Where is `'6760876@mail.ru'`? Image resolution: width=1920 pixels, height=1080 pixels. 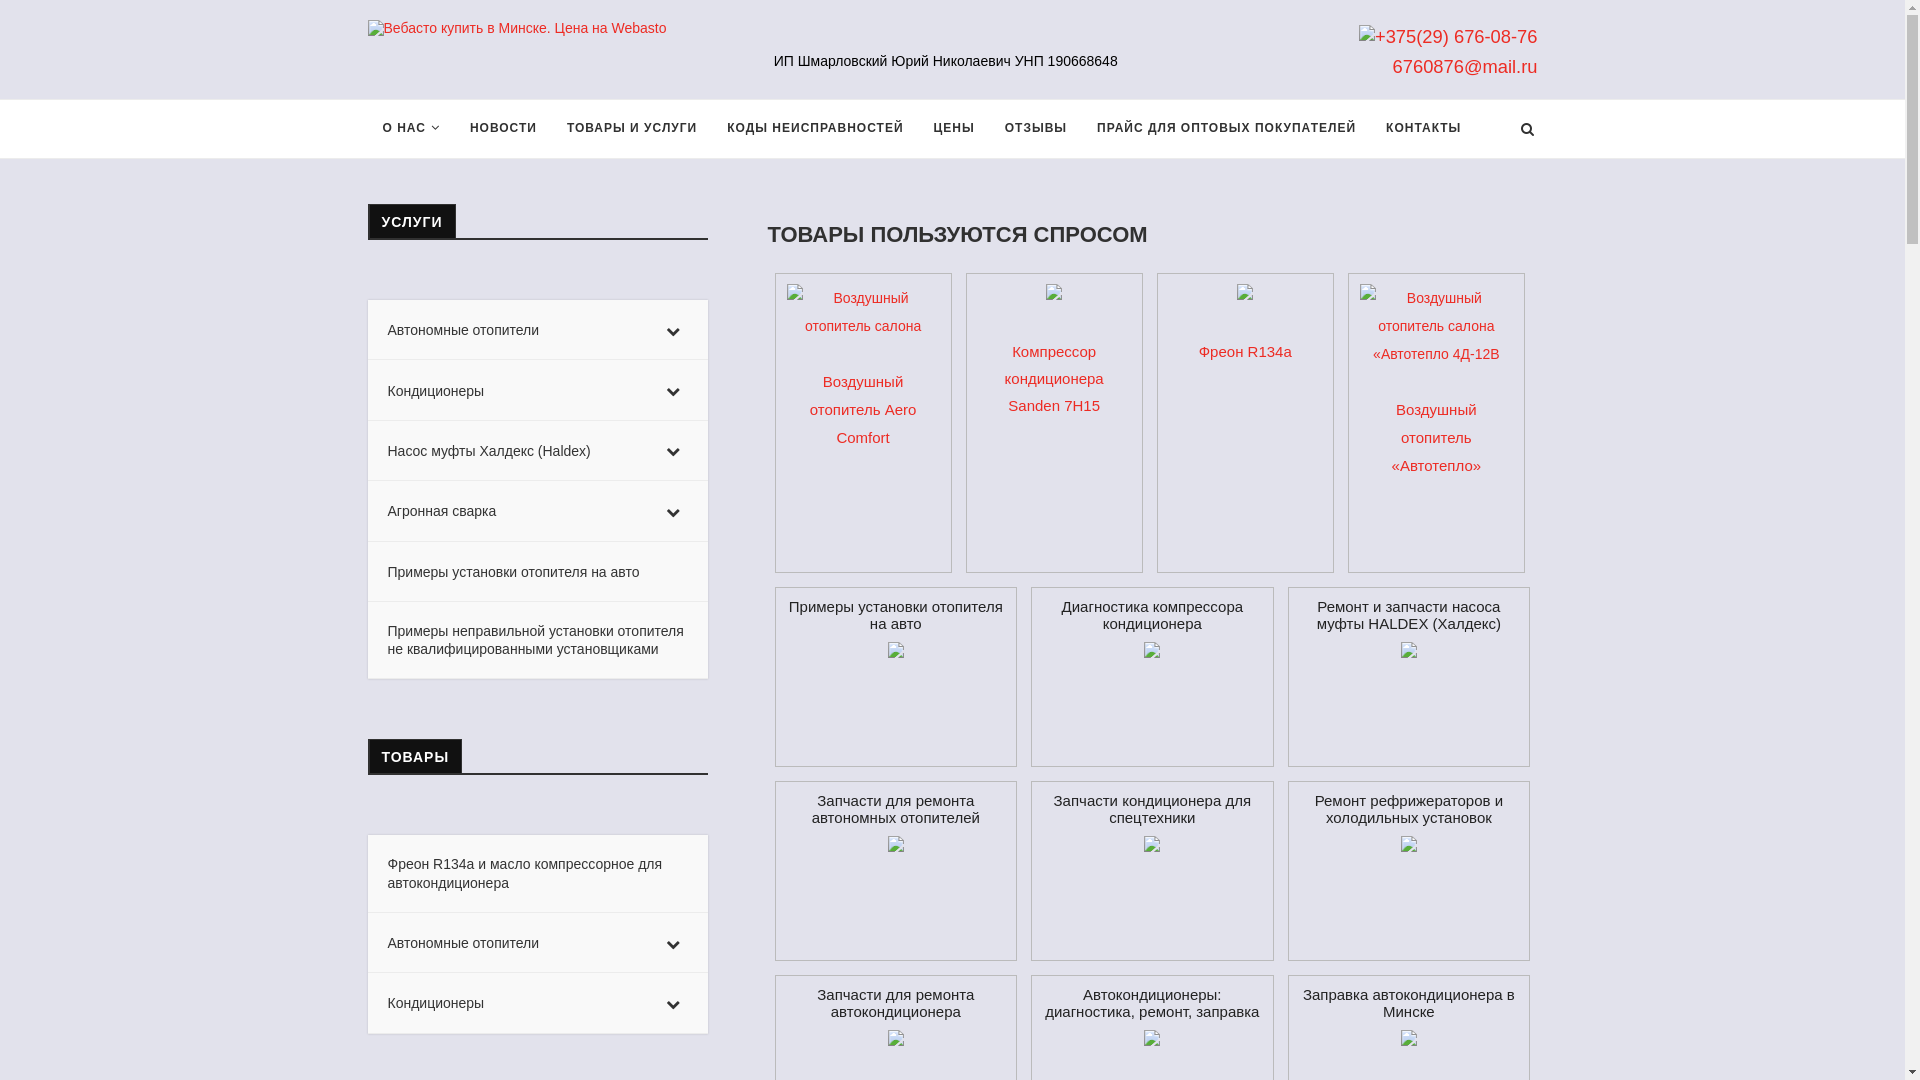
'6760876@mail.ru' is located at coordinates (1465, 65).